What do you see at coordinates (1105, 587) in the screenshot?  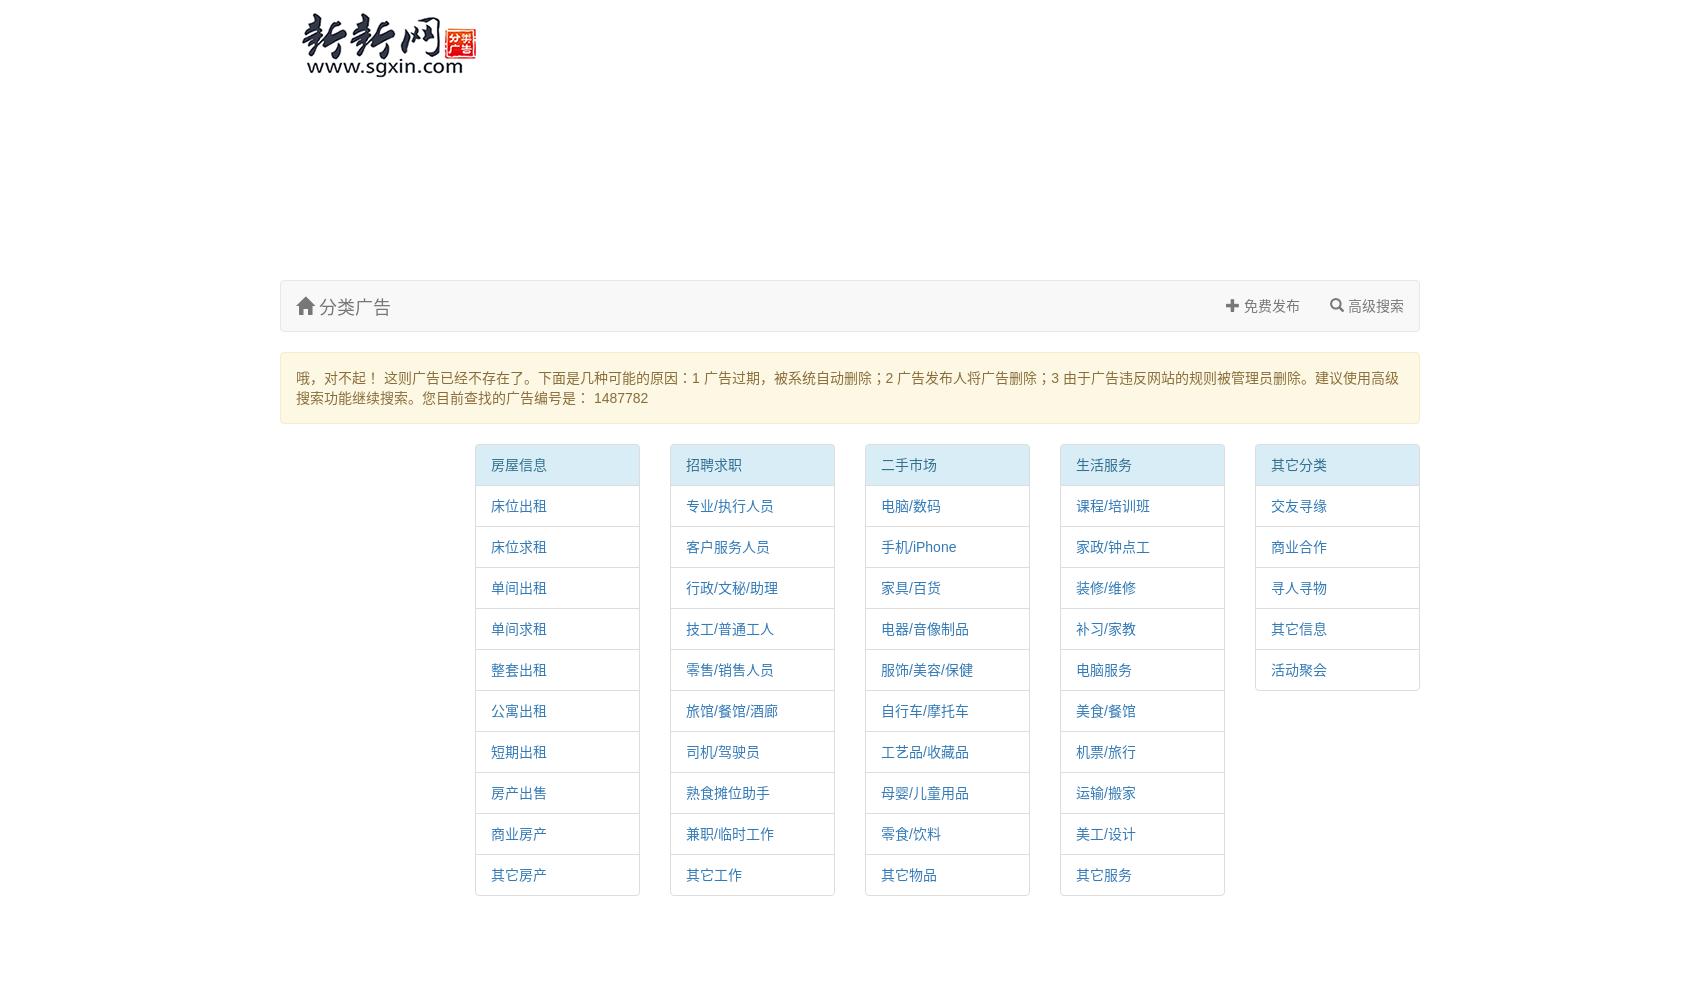 I see `'装修/维修'` at bounding box center [1105, 587].